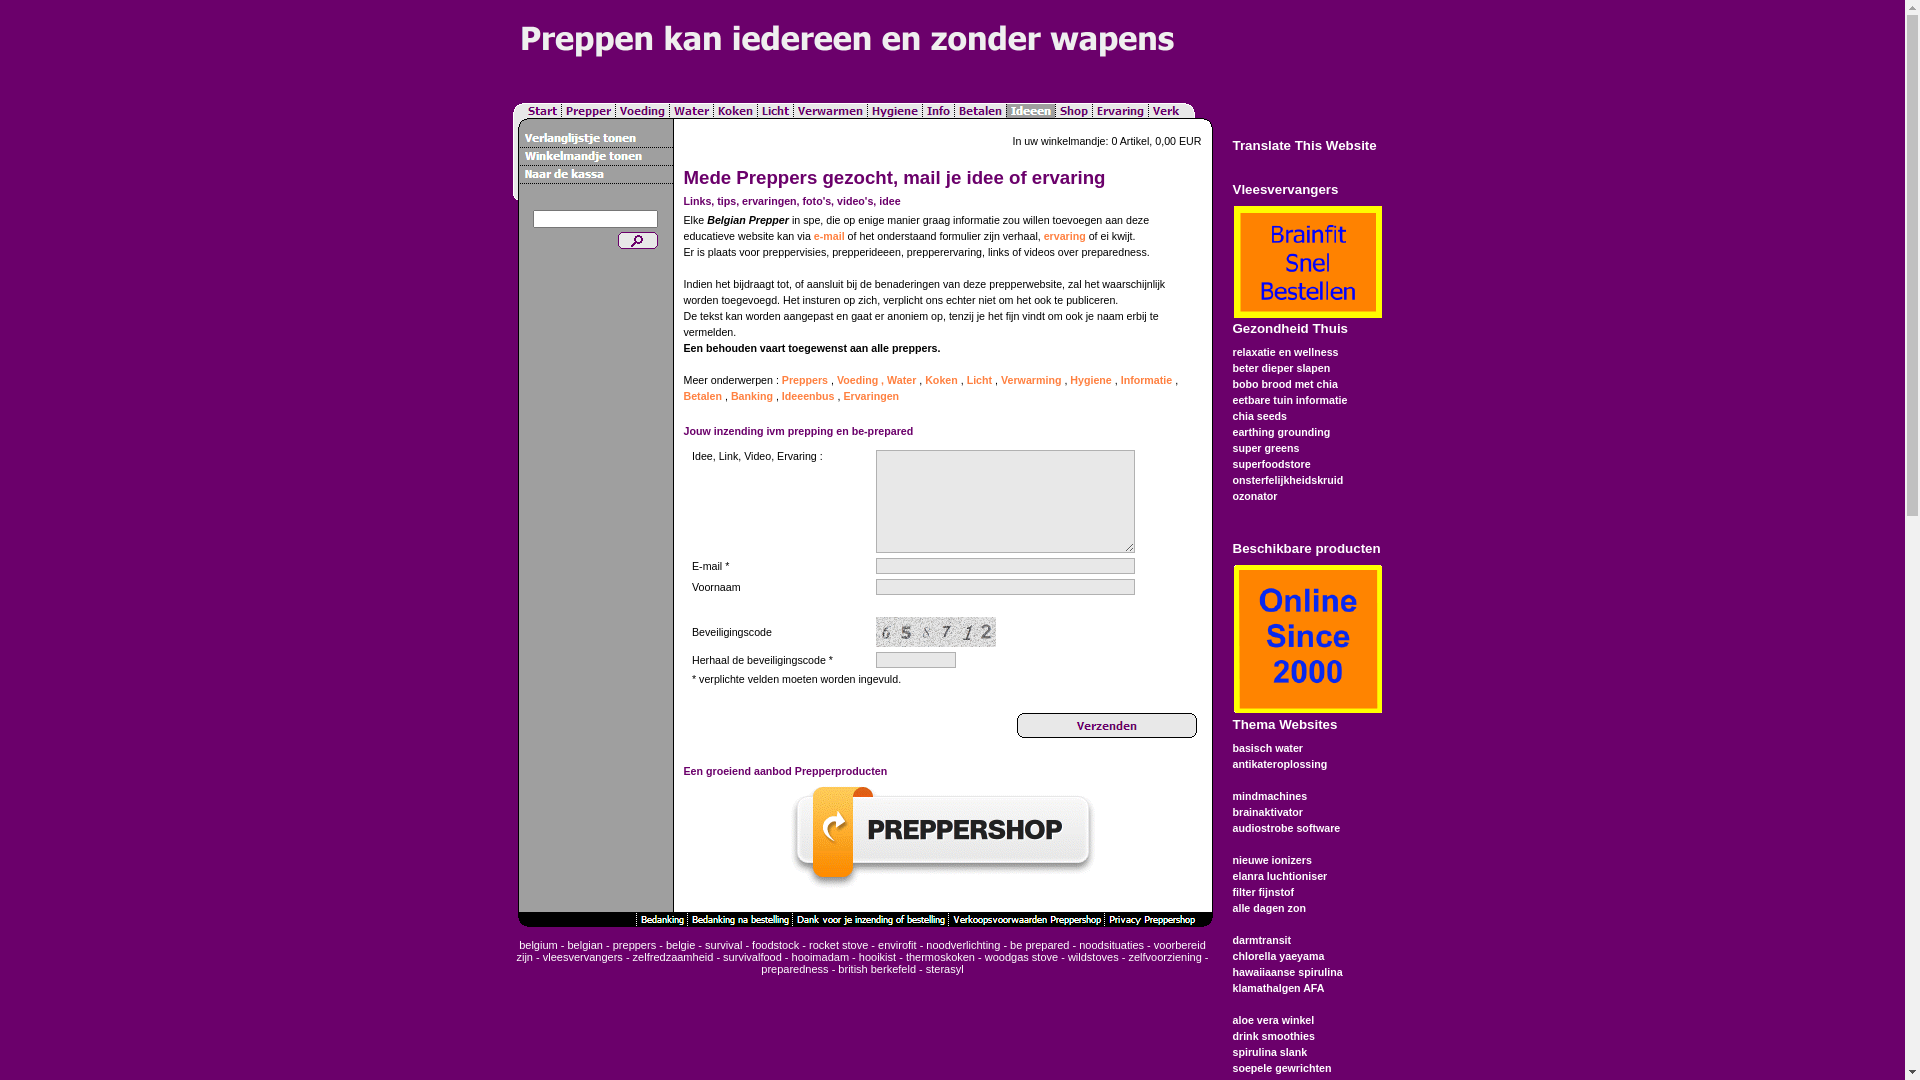 The image size is (1920, 1080). What do you see at coordinates (1276, 986) in the screenshot?
I see `'klamathalgen AFA'` at bounding box center [1276, 986].